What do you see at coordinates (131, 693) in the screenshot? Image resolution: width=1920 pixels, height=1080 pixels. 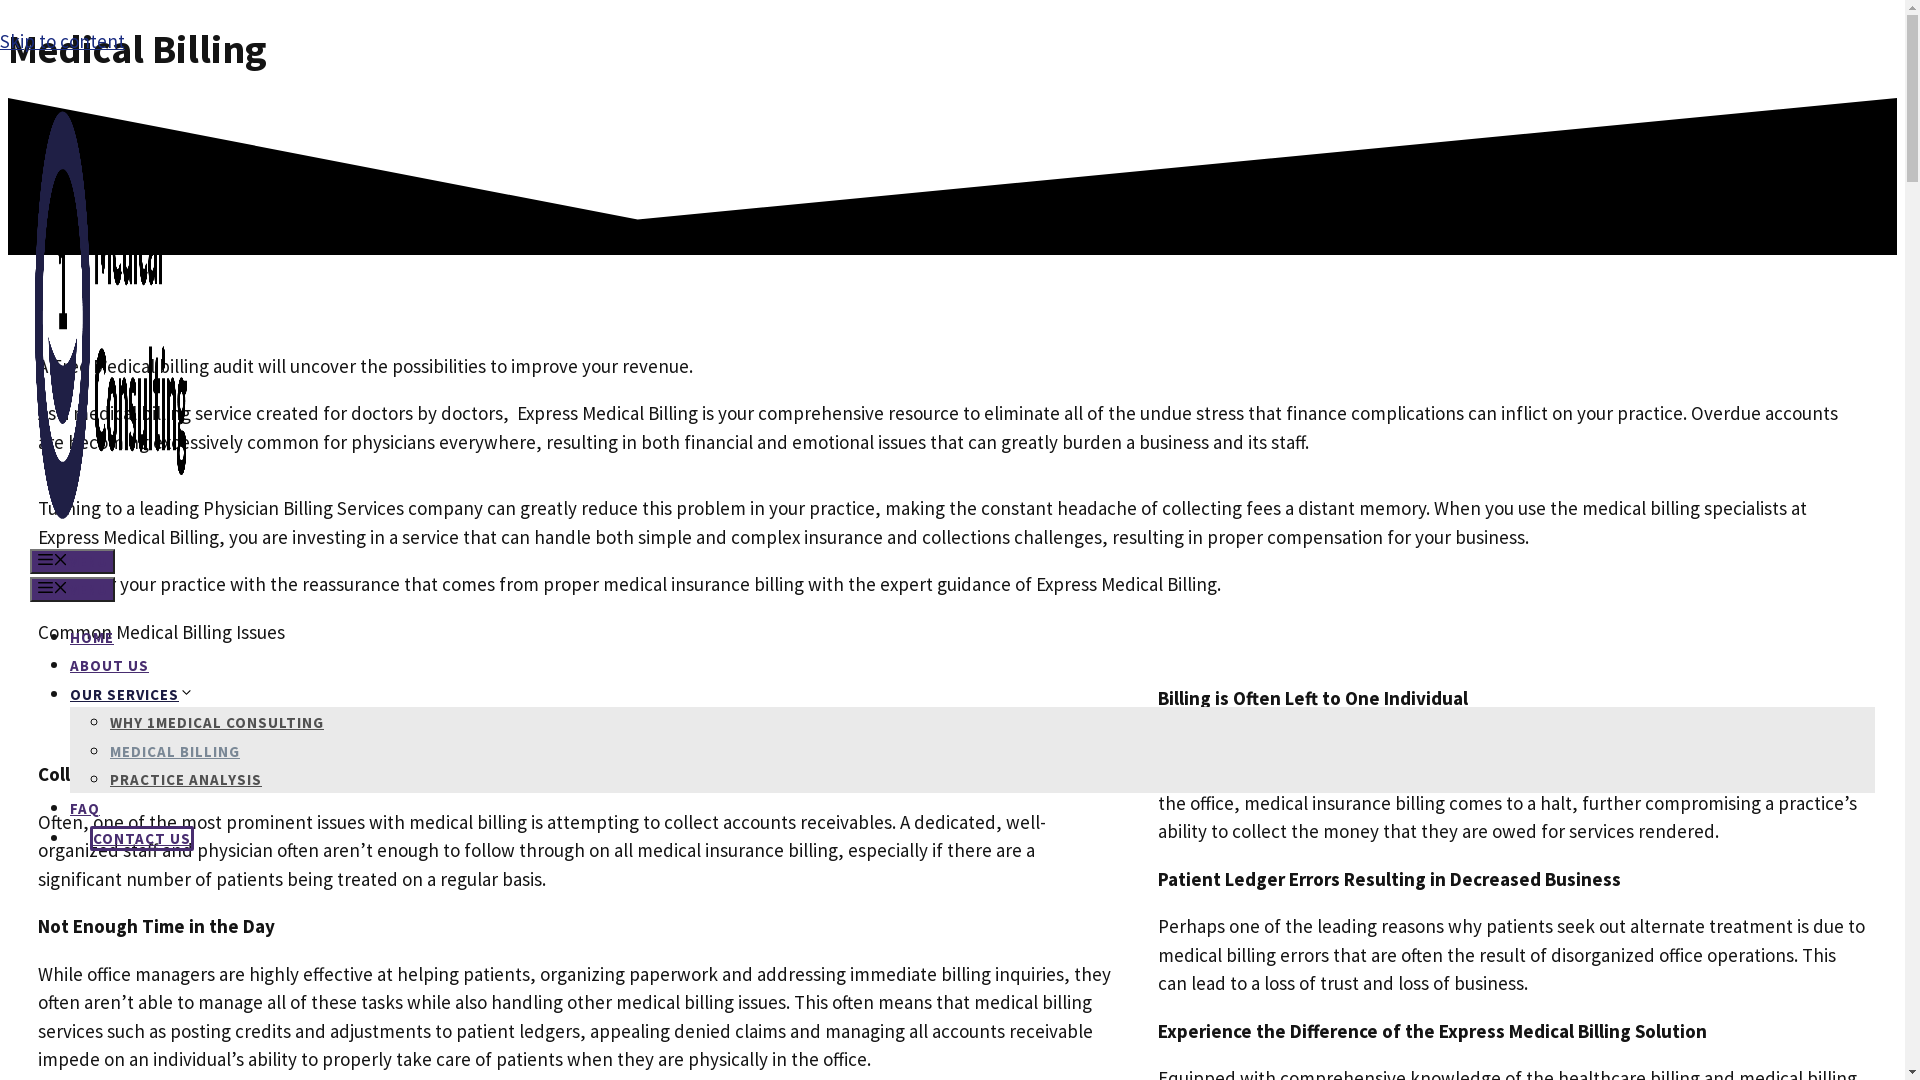 I see `'OUR SERVICES'` at bounding box center [131, 693].